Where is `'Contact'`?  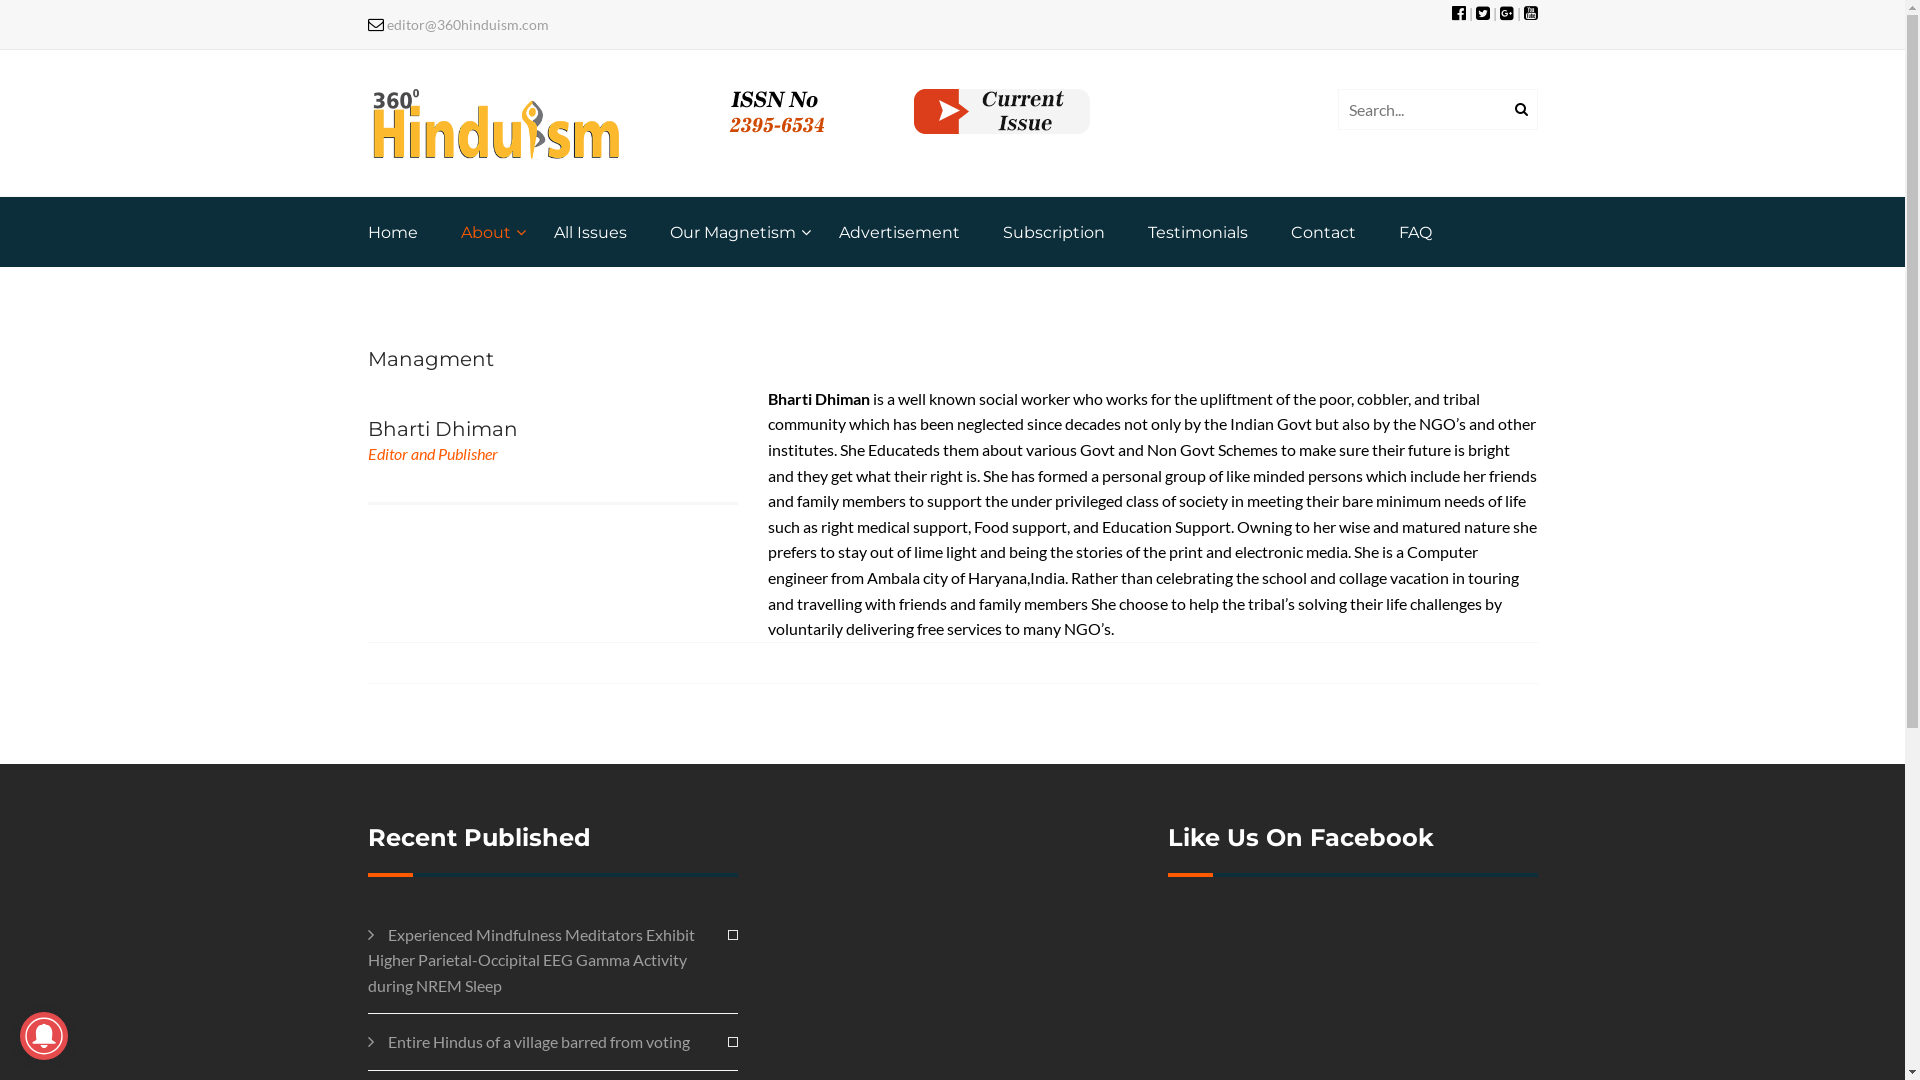
'Contact' is located at coordinates (1290, 231).